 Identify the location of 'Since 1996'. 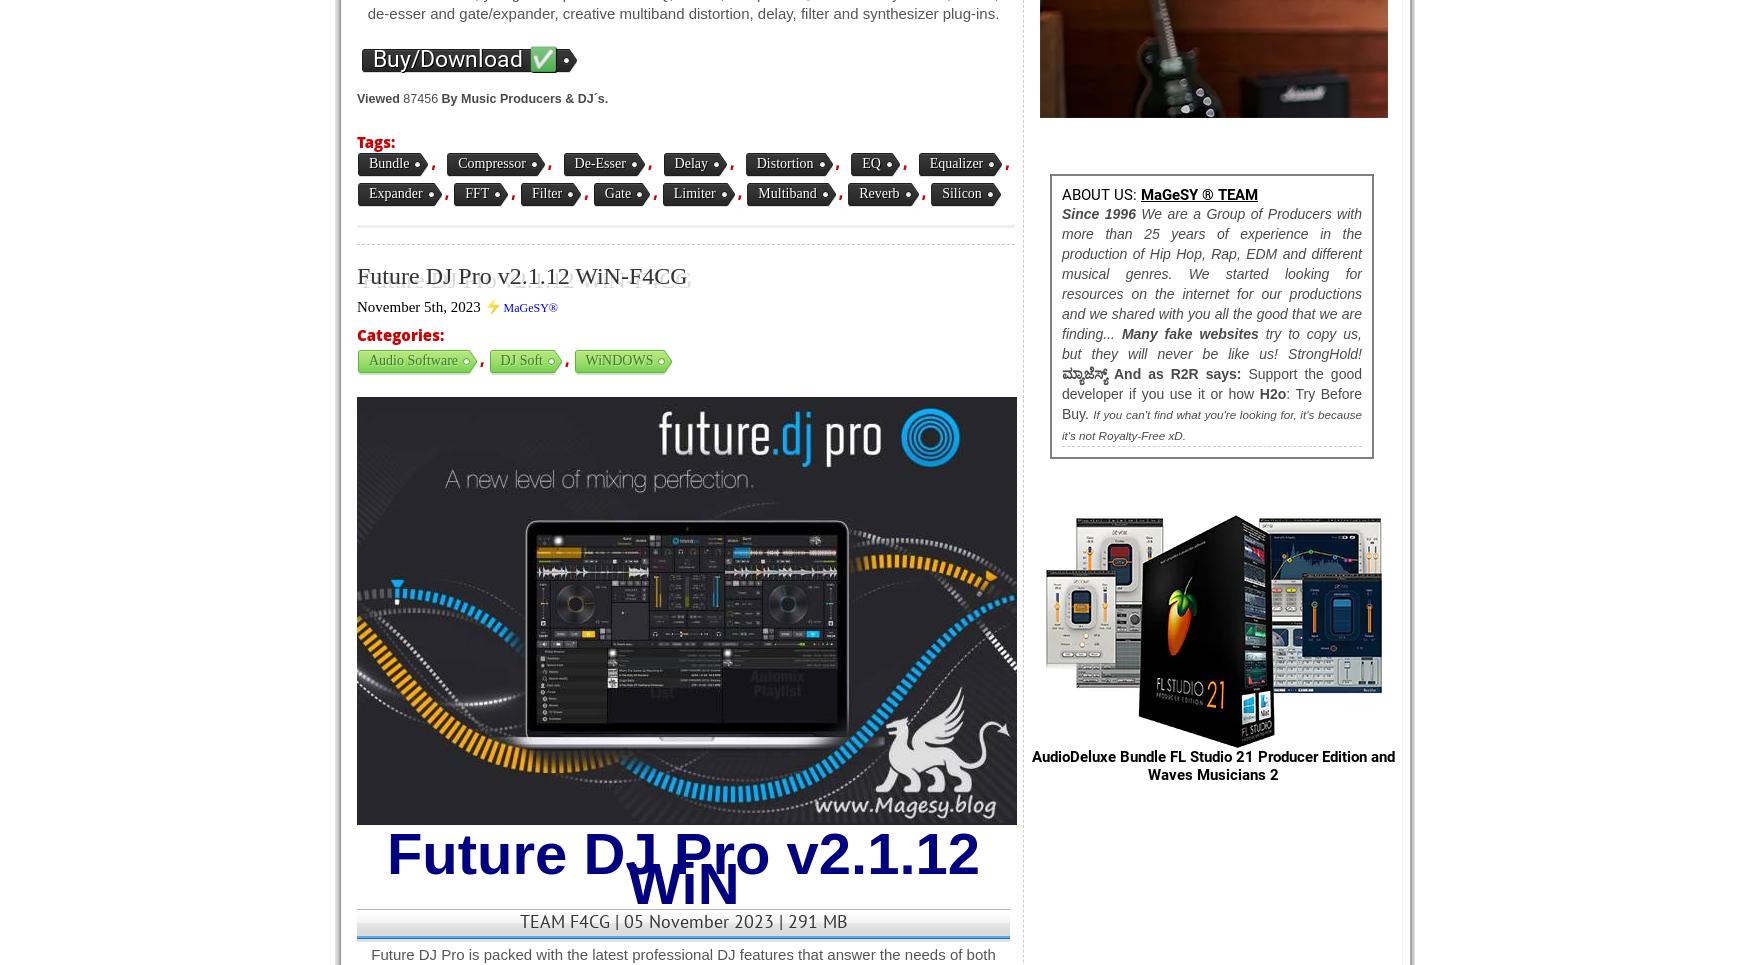
(1098, 214).